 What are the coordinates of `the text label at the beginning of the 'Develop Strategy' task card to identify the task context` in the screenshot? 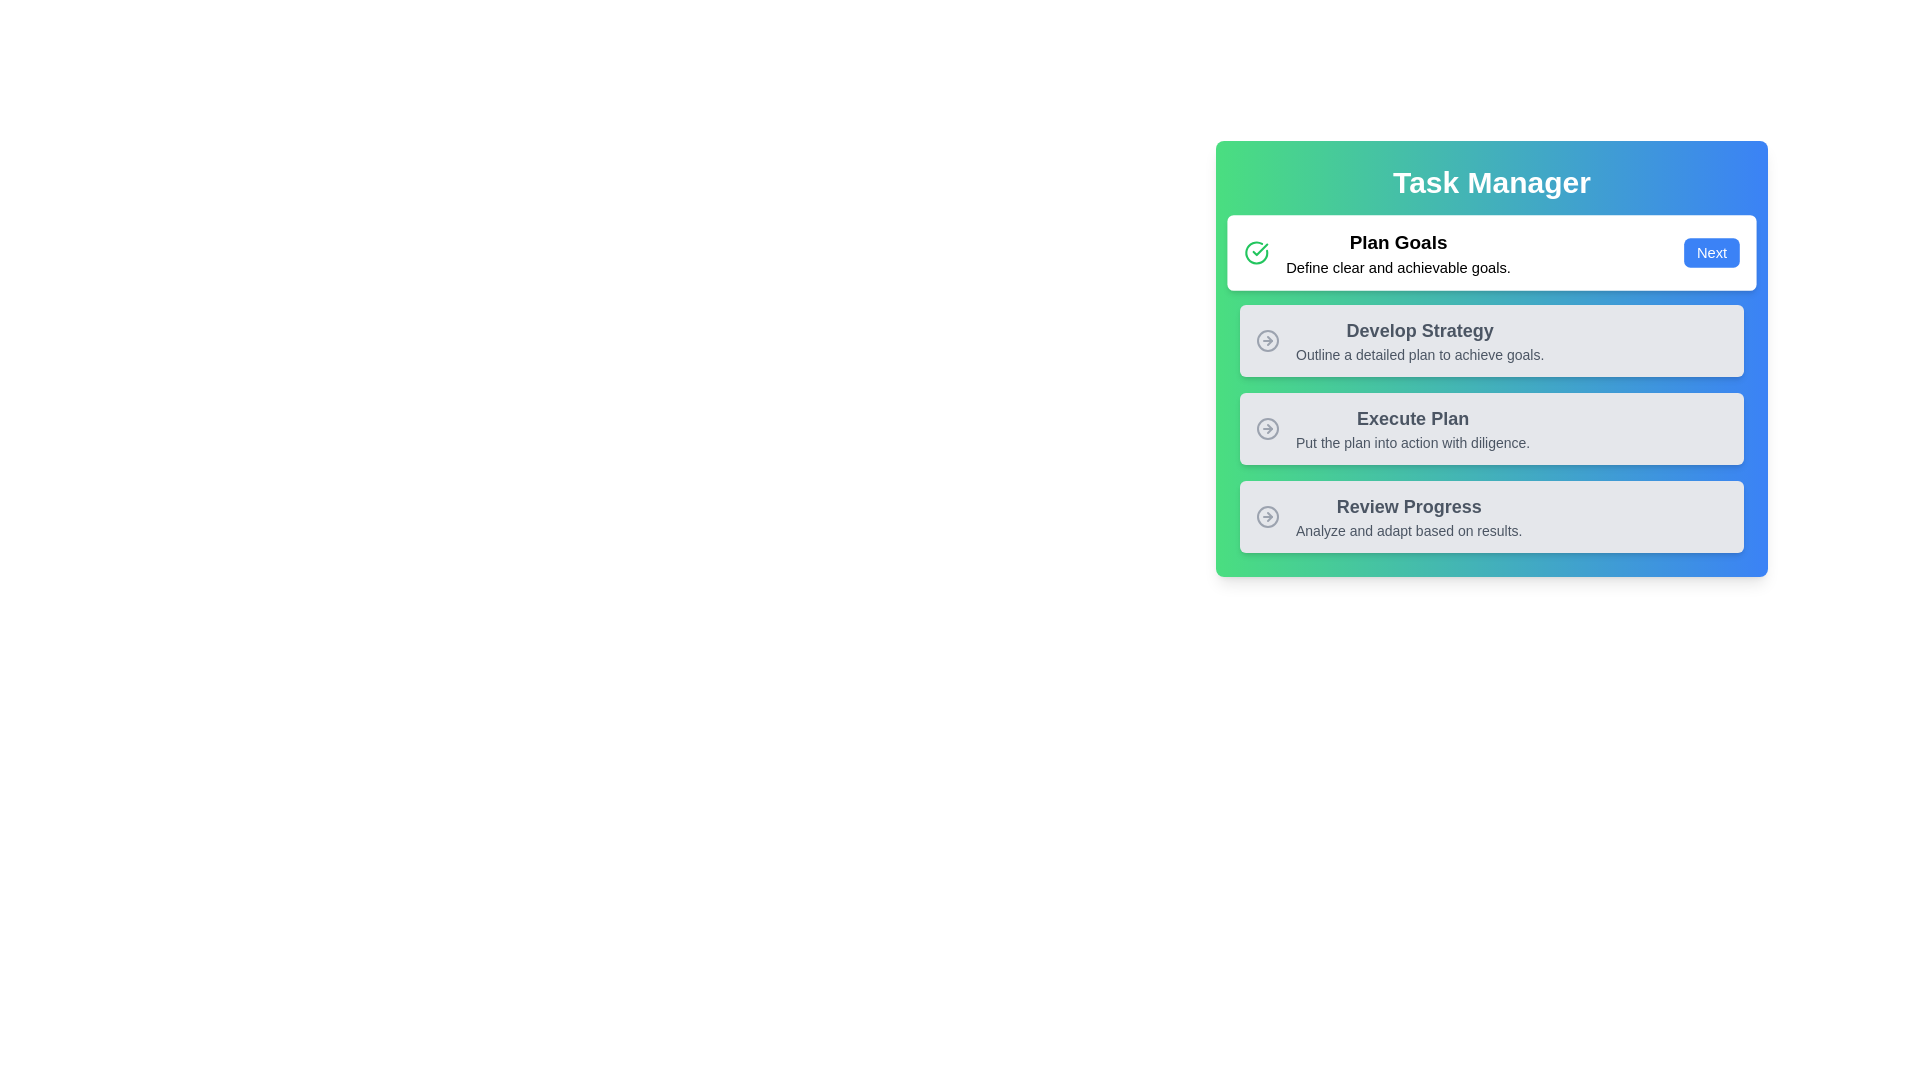 It's located at (1419, 330).